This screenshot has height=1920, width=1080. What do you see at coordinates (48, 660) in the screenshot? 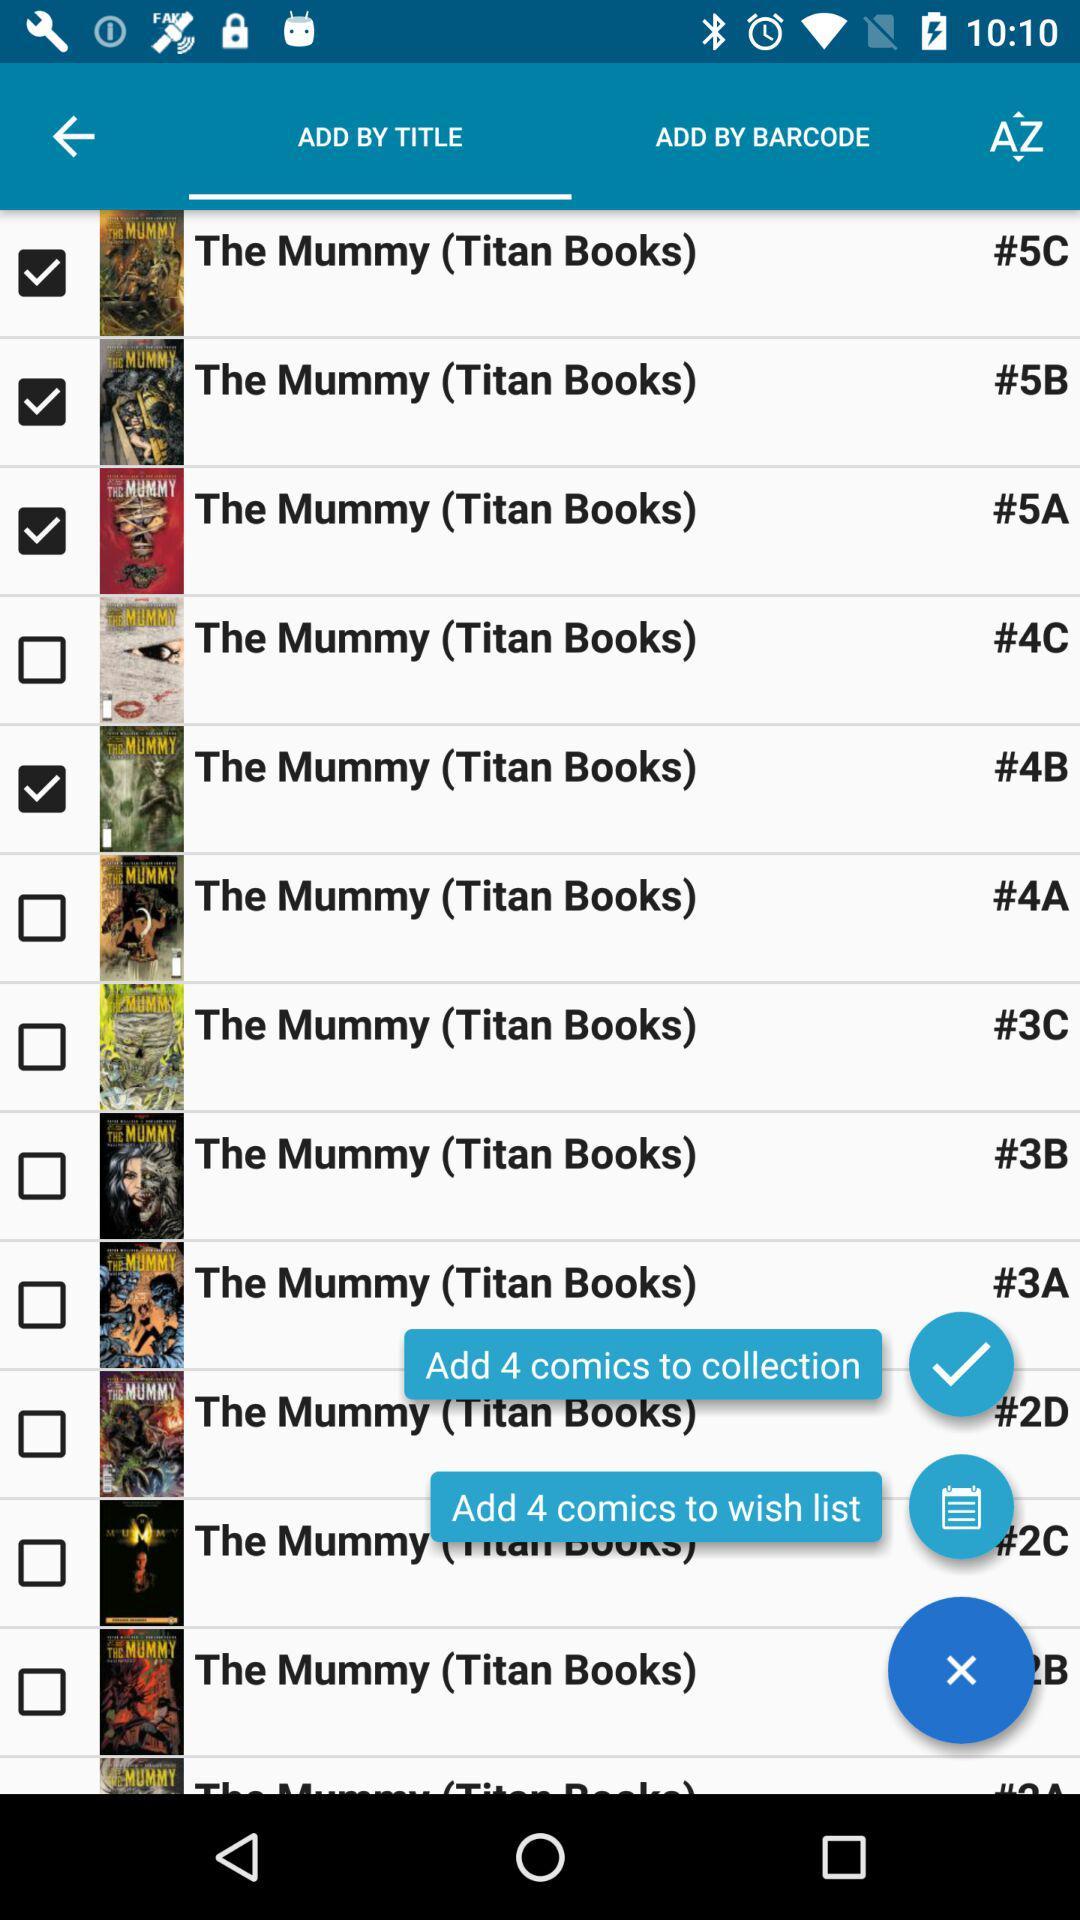
I see `add to comics to collection` at bounding box center [48, 660].